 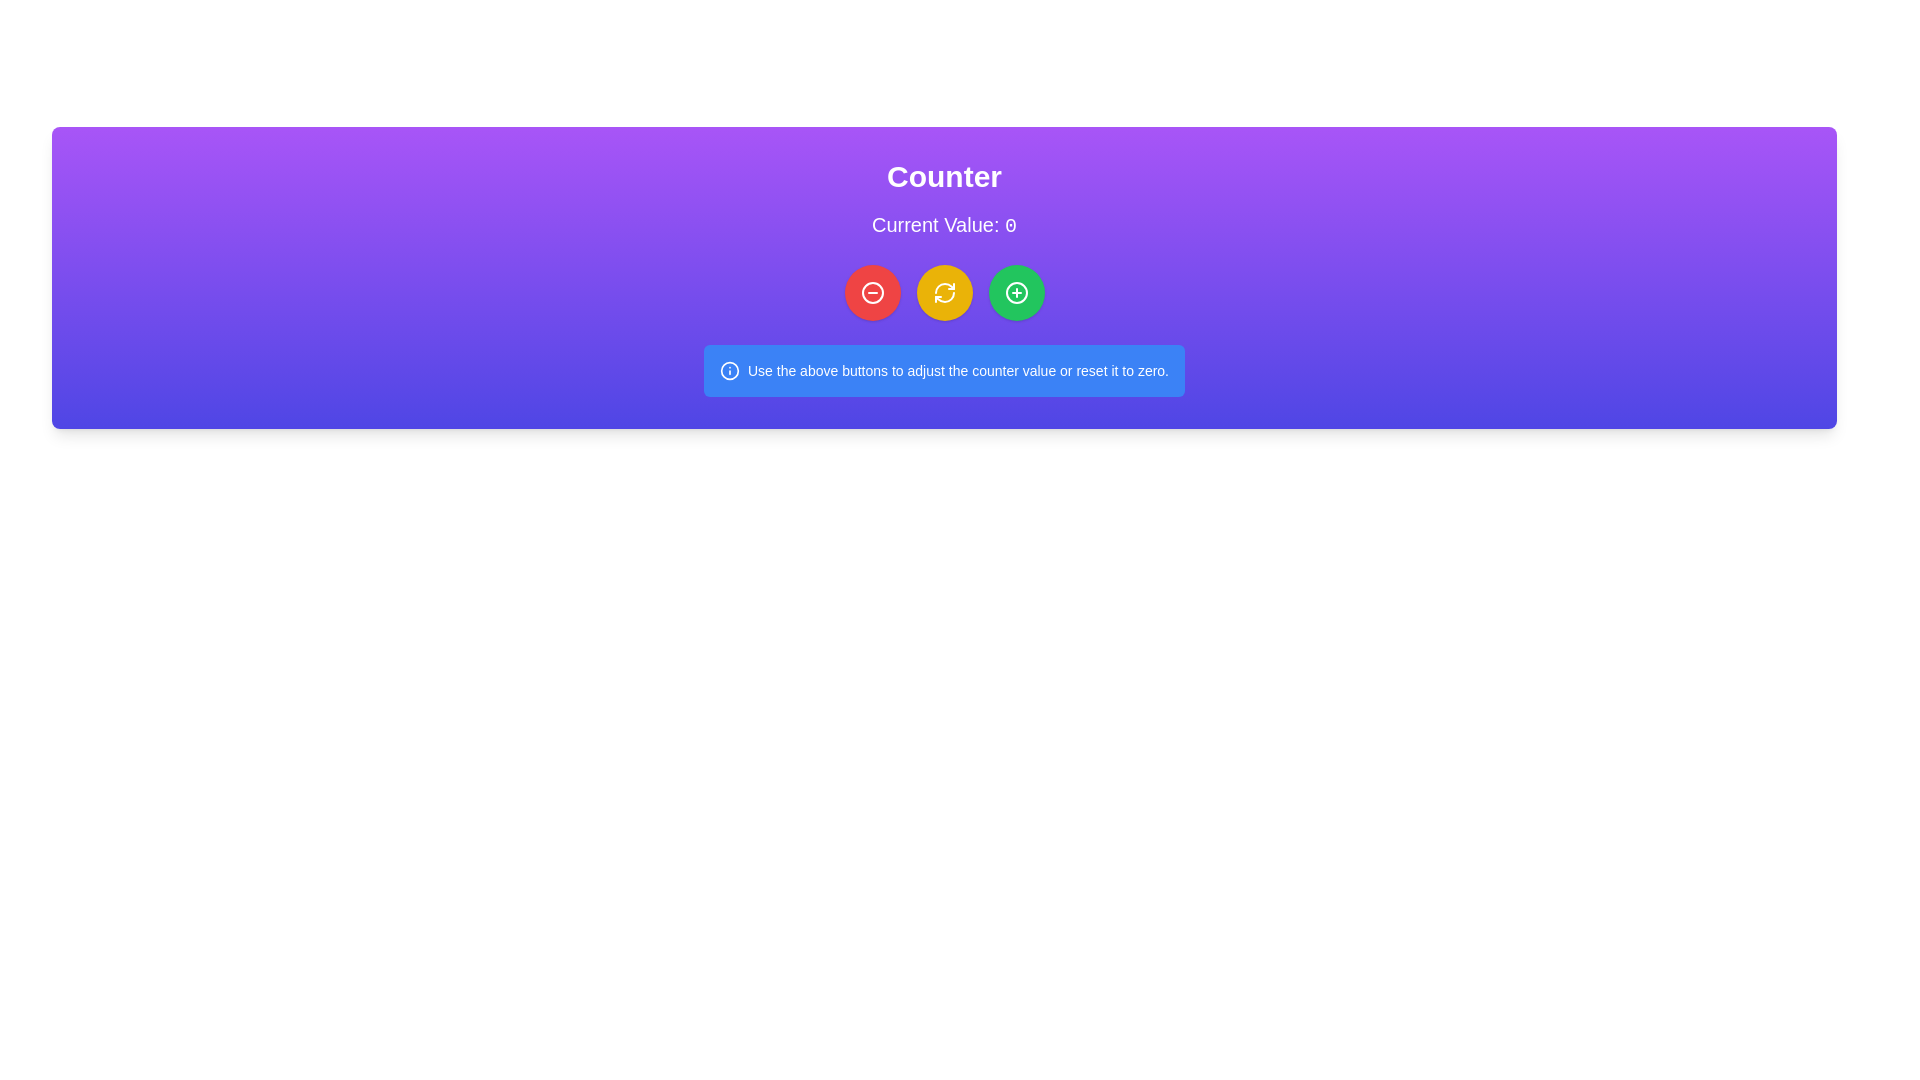 I want to click on the SVG circle shape located in the green button at the far right of the three buttons below the 'Current Value' text, so click(x=1016, y=293).